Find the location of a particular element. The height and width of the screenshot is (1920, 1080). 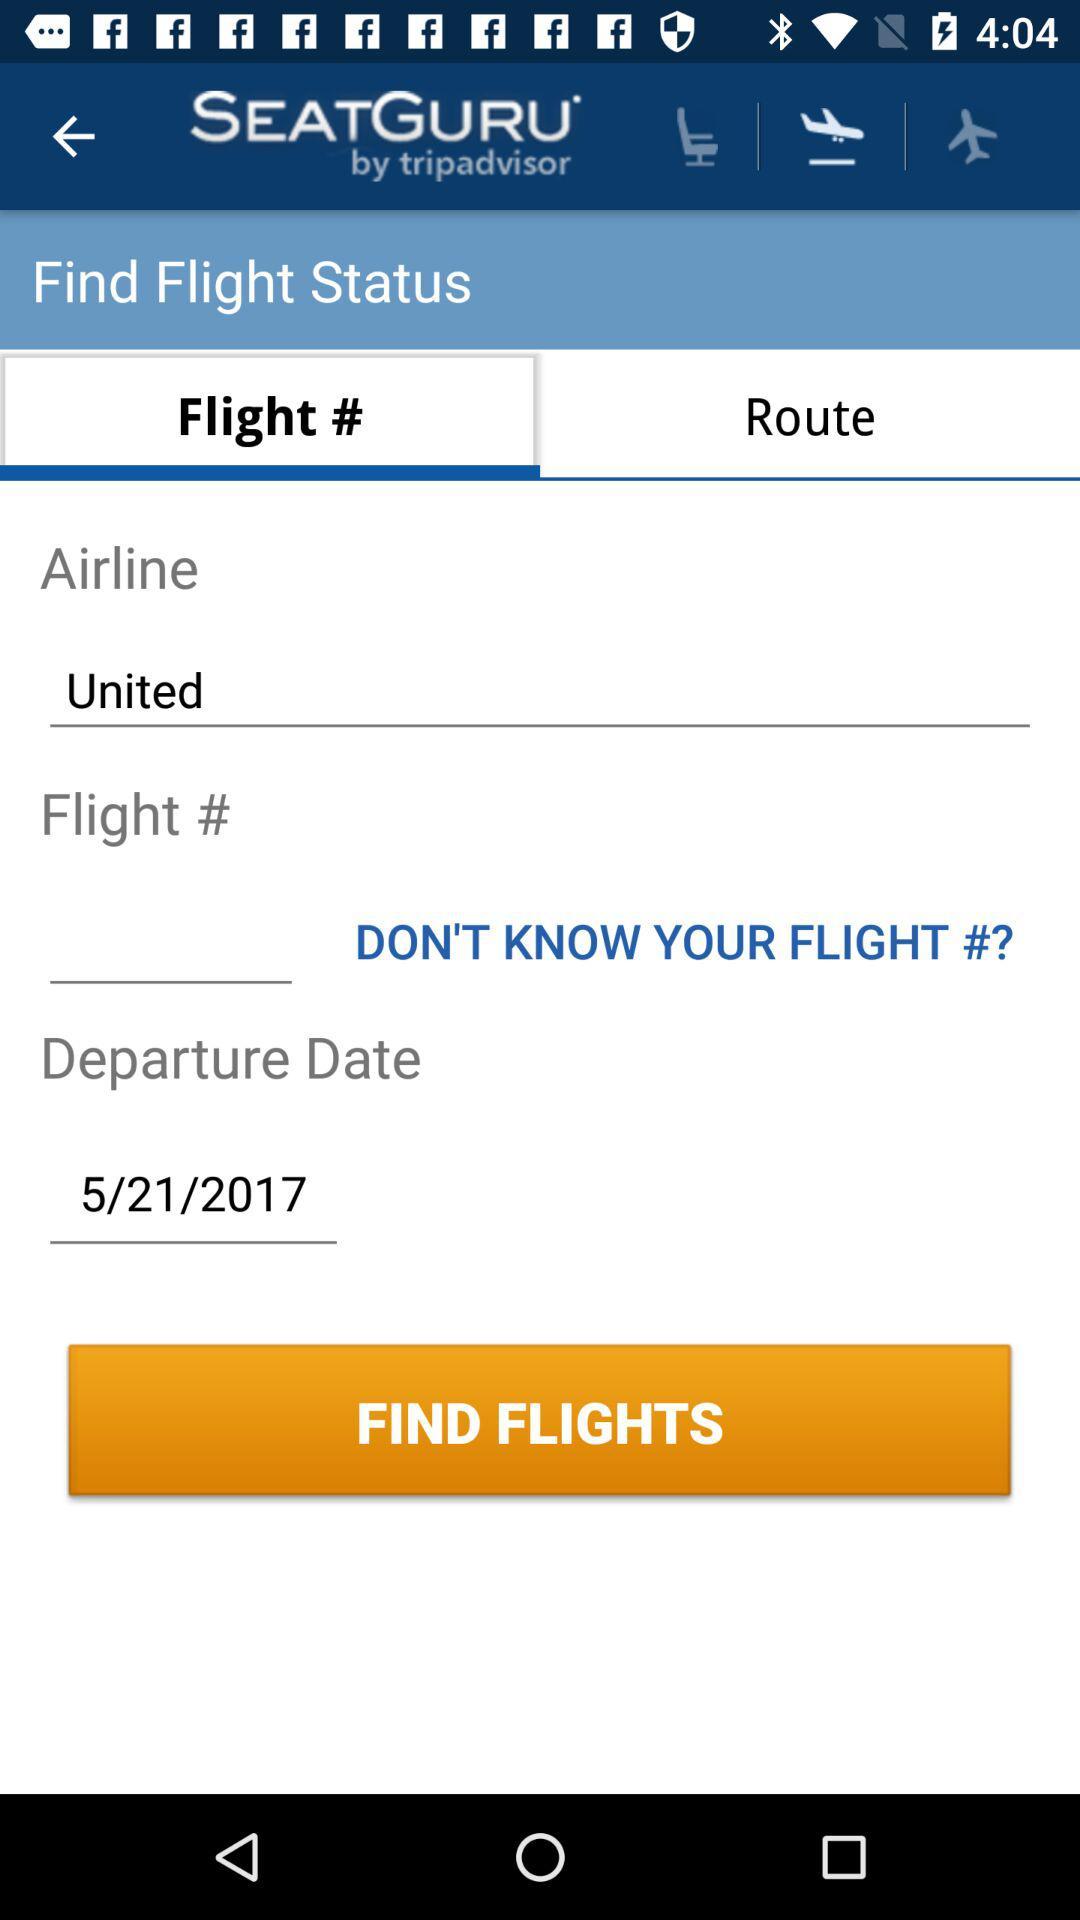

item above the departure date is located at coordinates (169, 939).